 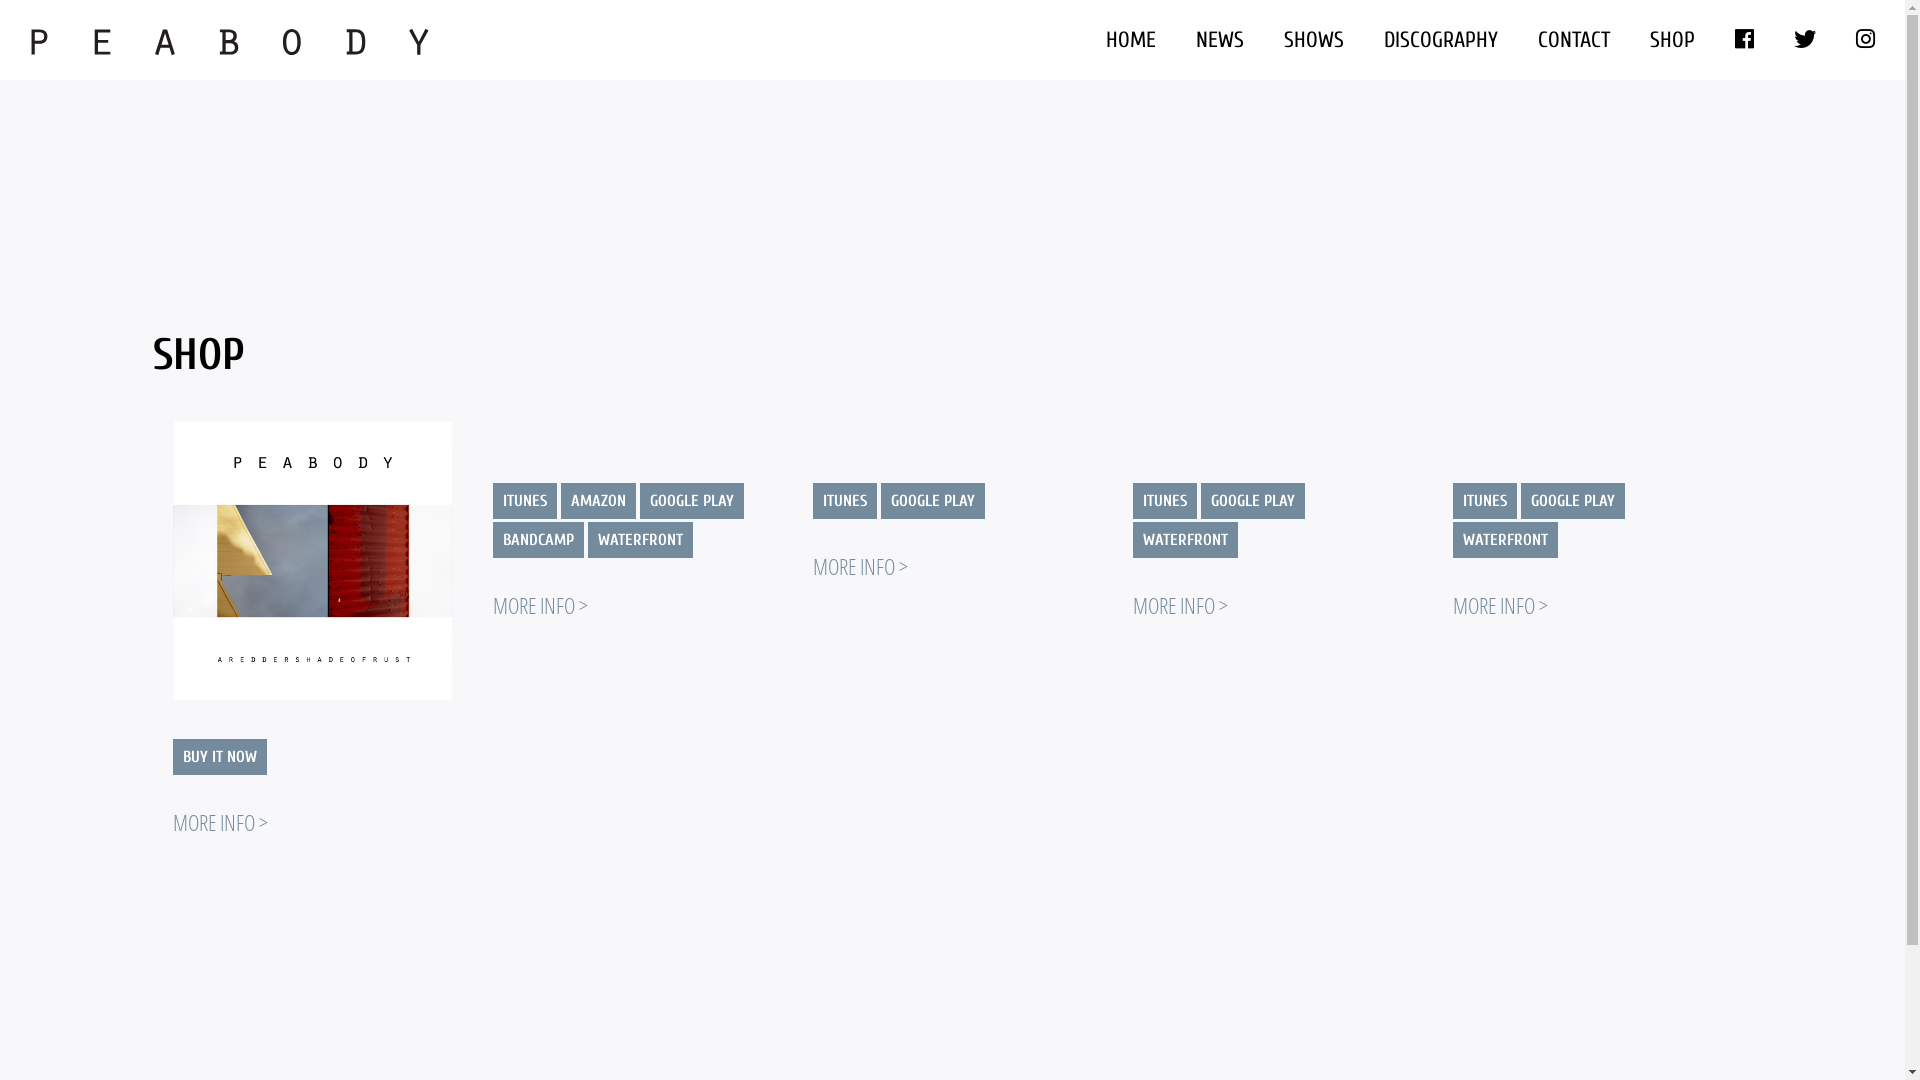 I want to click on 'GOOGLE PLAY', so click(x=930, y=500).